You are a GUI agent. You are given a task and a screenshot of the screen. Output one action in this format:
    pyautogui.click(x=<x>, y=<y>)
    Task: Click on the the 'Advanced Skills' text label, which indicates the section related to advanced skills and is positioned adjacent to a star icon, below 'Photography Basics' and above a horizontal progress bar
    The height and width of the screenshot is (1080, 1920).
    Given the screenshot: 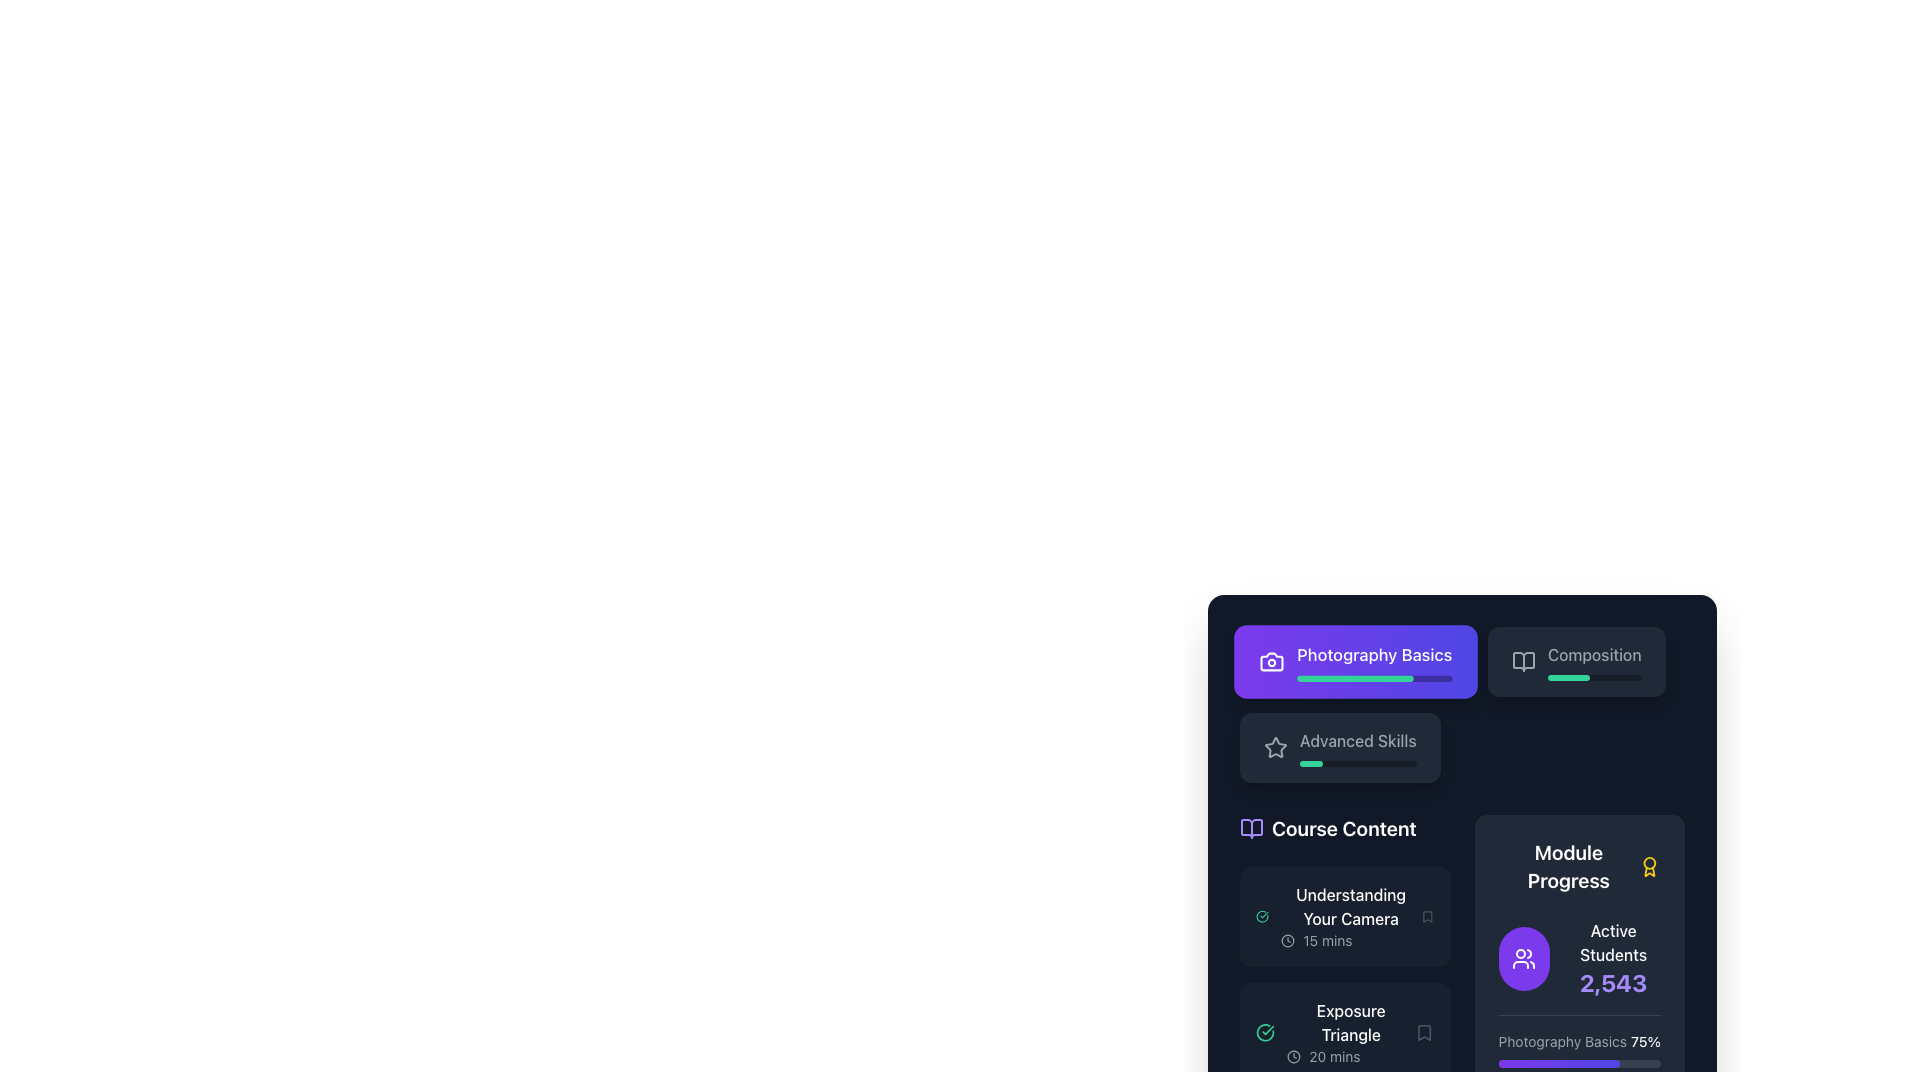 What is the action you would take?
    pyautogui.click(x=1358, y=740)
    